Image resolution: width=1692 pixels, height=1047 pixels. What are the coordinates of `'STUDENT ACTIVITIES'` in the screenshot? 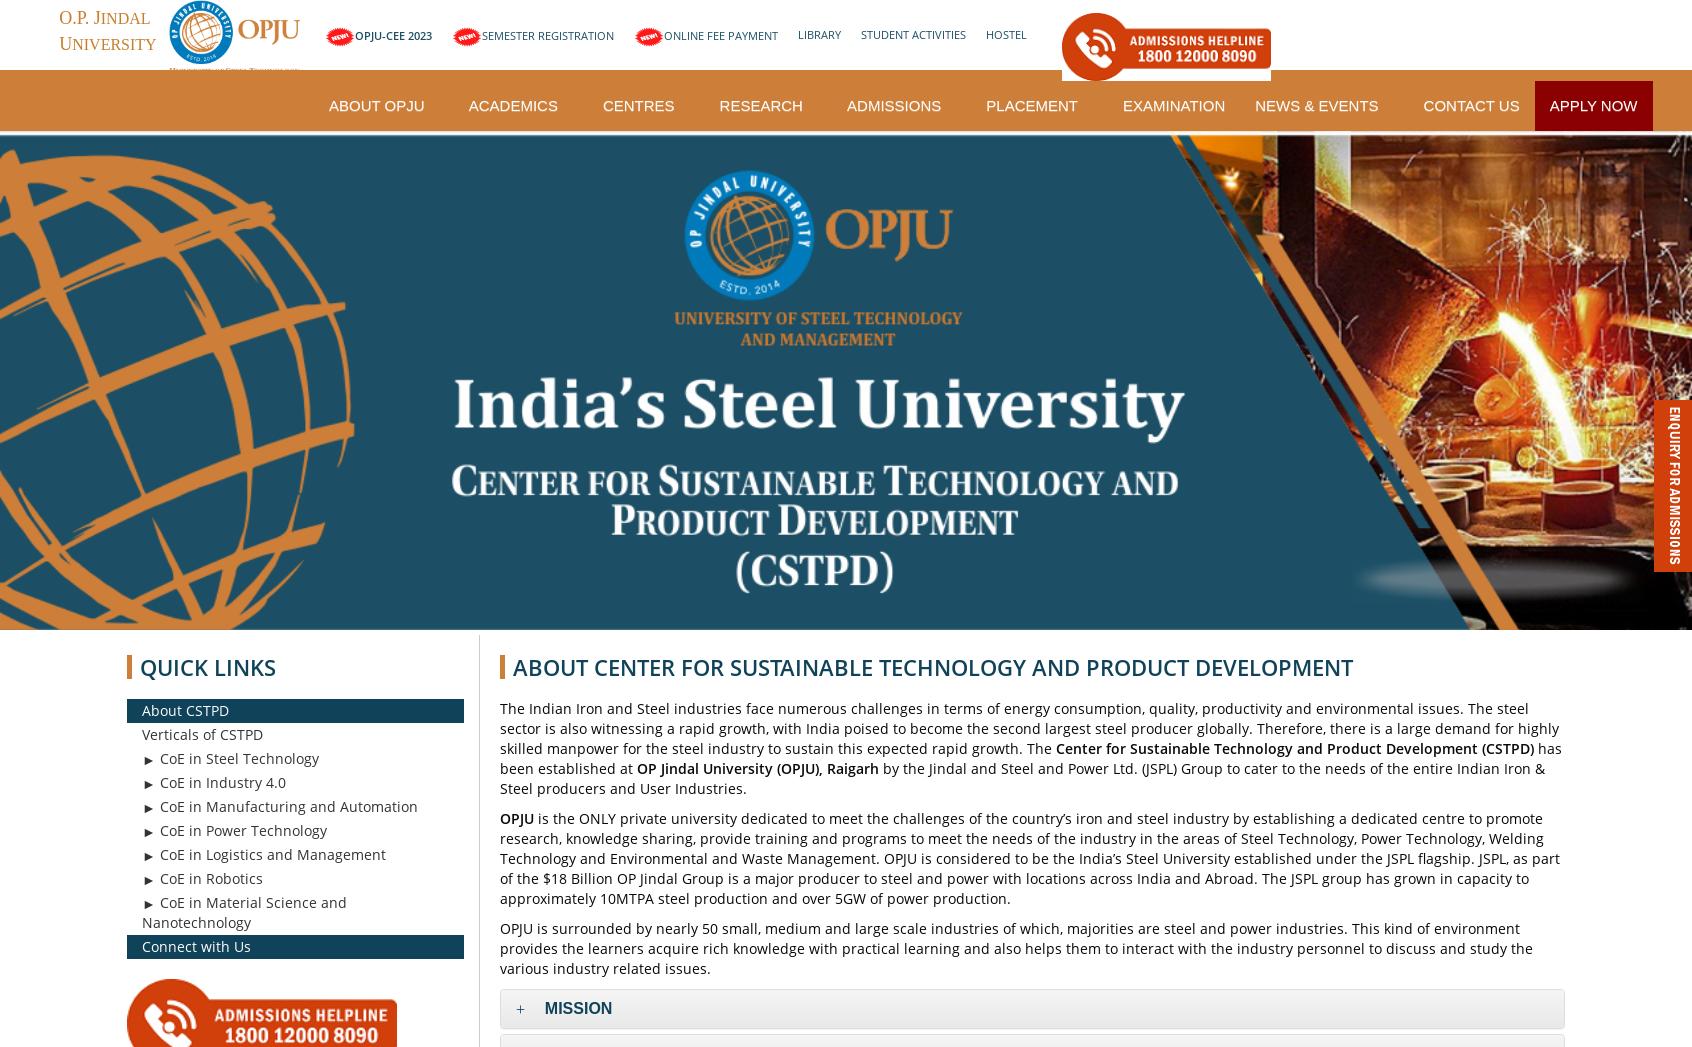 It's located at (911, 32).